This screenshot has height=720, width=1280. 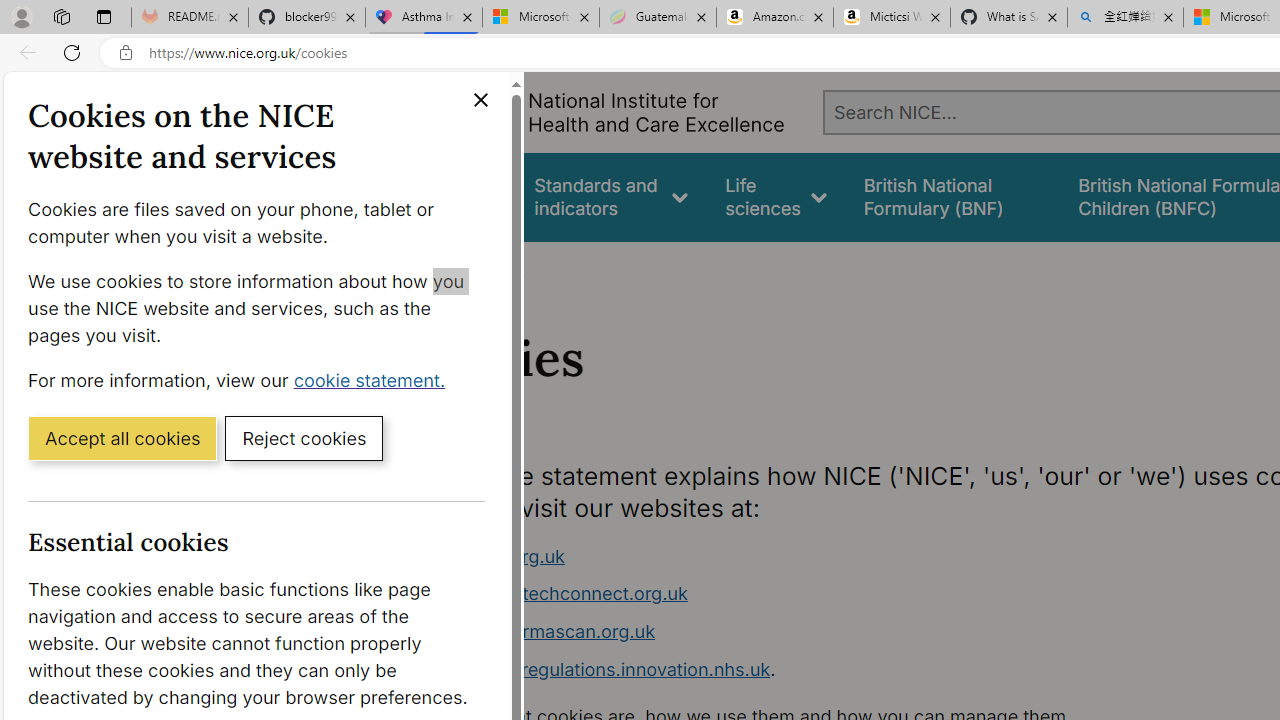 What do you see at coordinates (457, 197) in the screenshot?
I see `'Guidance'` at bounding box center [457, 197].